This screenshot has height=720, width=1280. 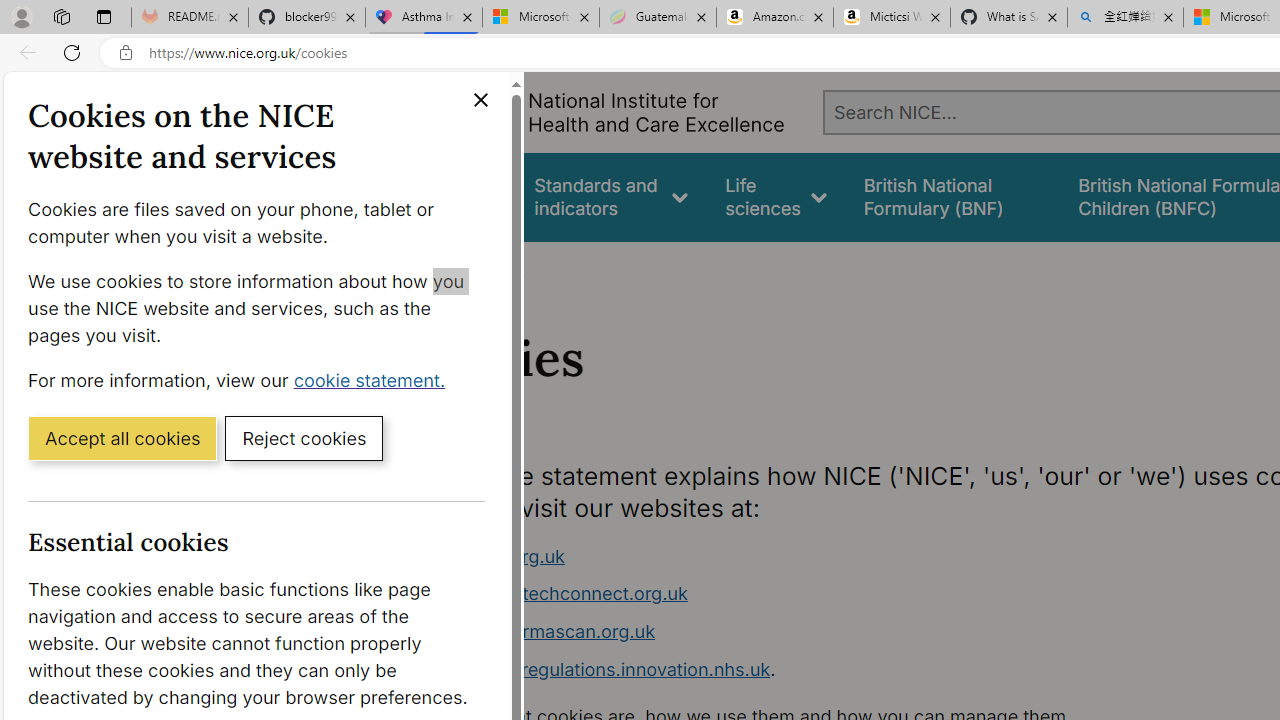 What do you see at coordinates (457, 197) in the screenshot?
I see `'Guidance'` at bounding box center [457, 197].